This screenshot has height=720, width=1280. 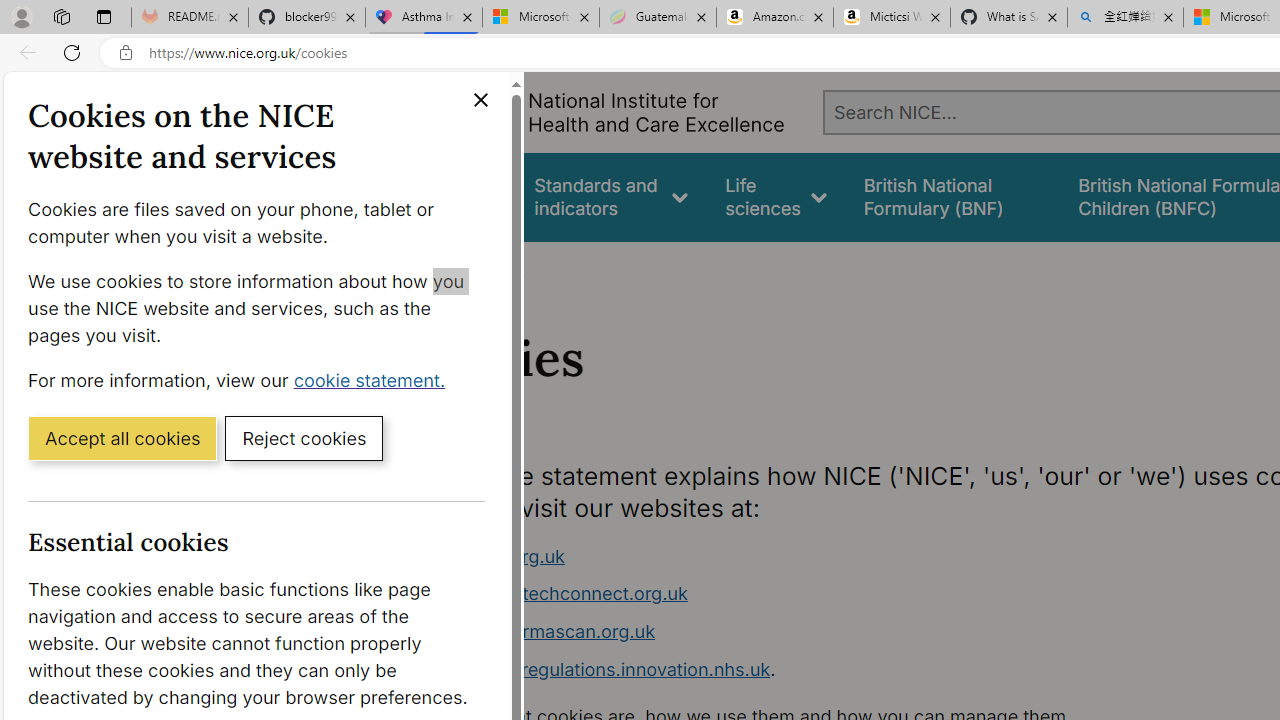 What do you see at coordinates (457, 197) in the screenshot?
I see `'Guidance'` at bounding box center [457, 197].